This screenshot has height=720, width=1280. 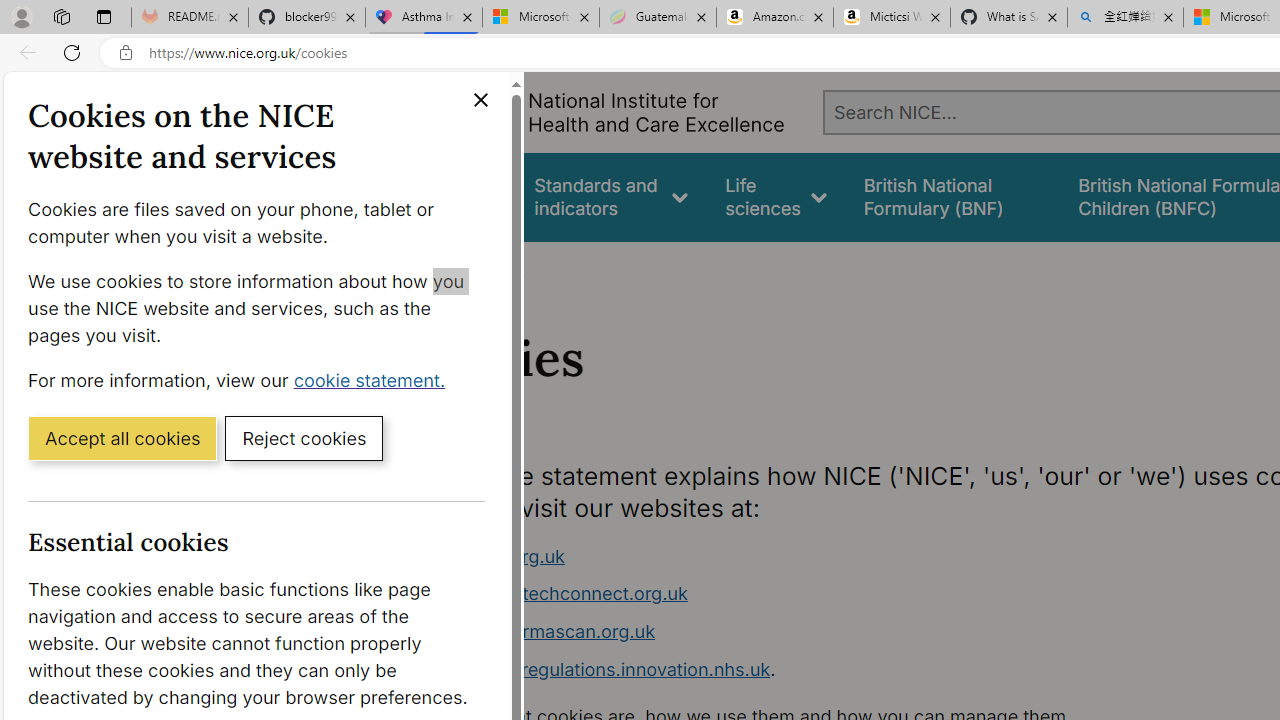 What do you see at coordinates (457, 197) in the screenshot?
I see `'Guidance'` at bounding box center [457, 197].